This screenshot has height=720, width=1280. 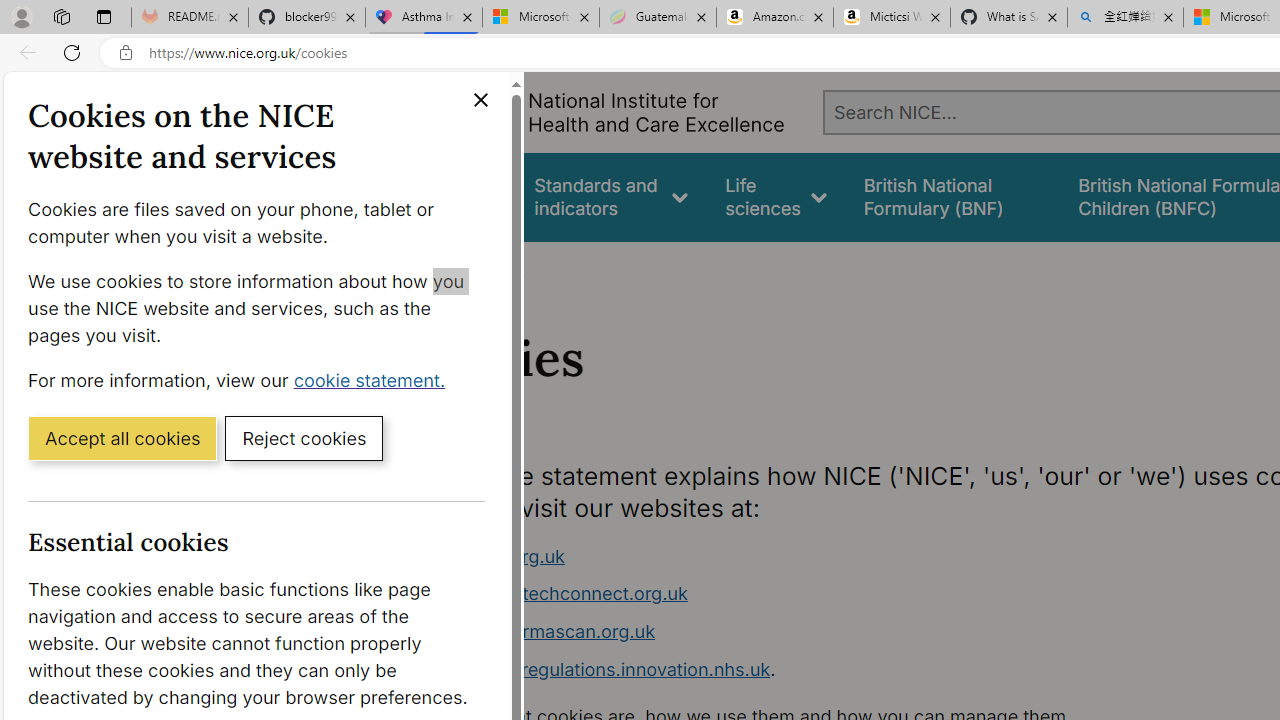 What do you see at coordinates (457, 197) in the screenshot?
I see `'Guidance'` at bounding box center [457, 197].